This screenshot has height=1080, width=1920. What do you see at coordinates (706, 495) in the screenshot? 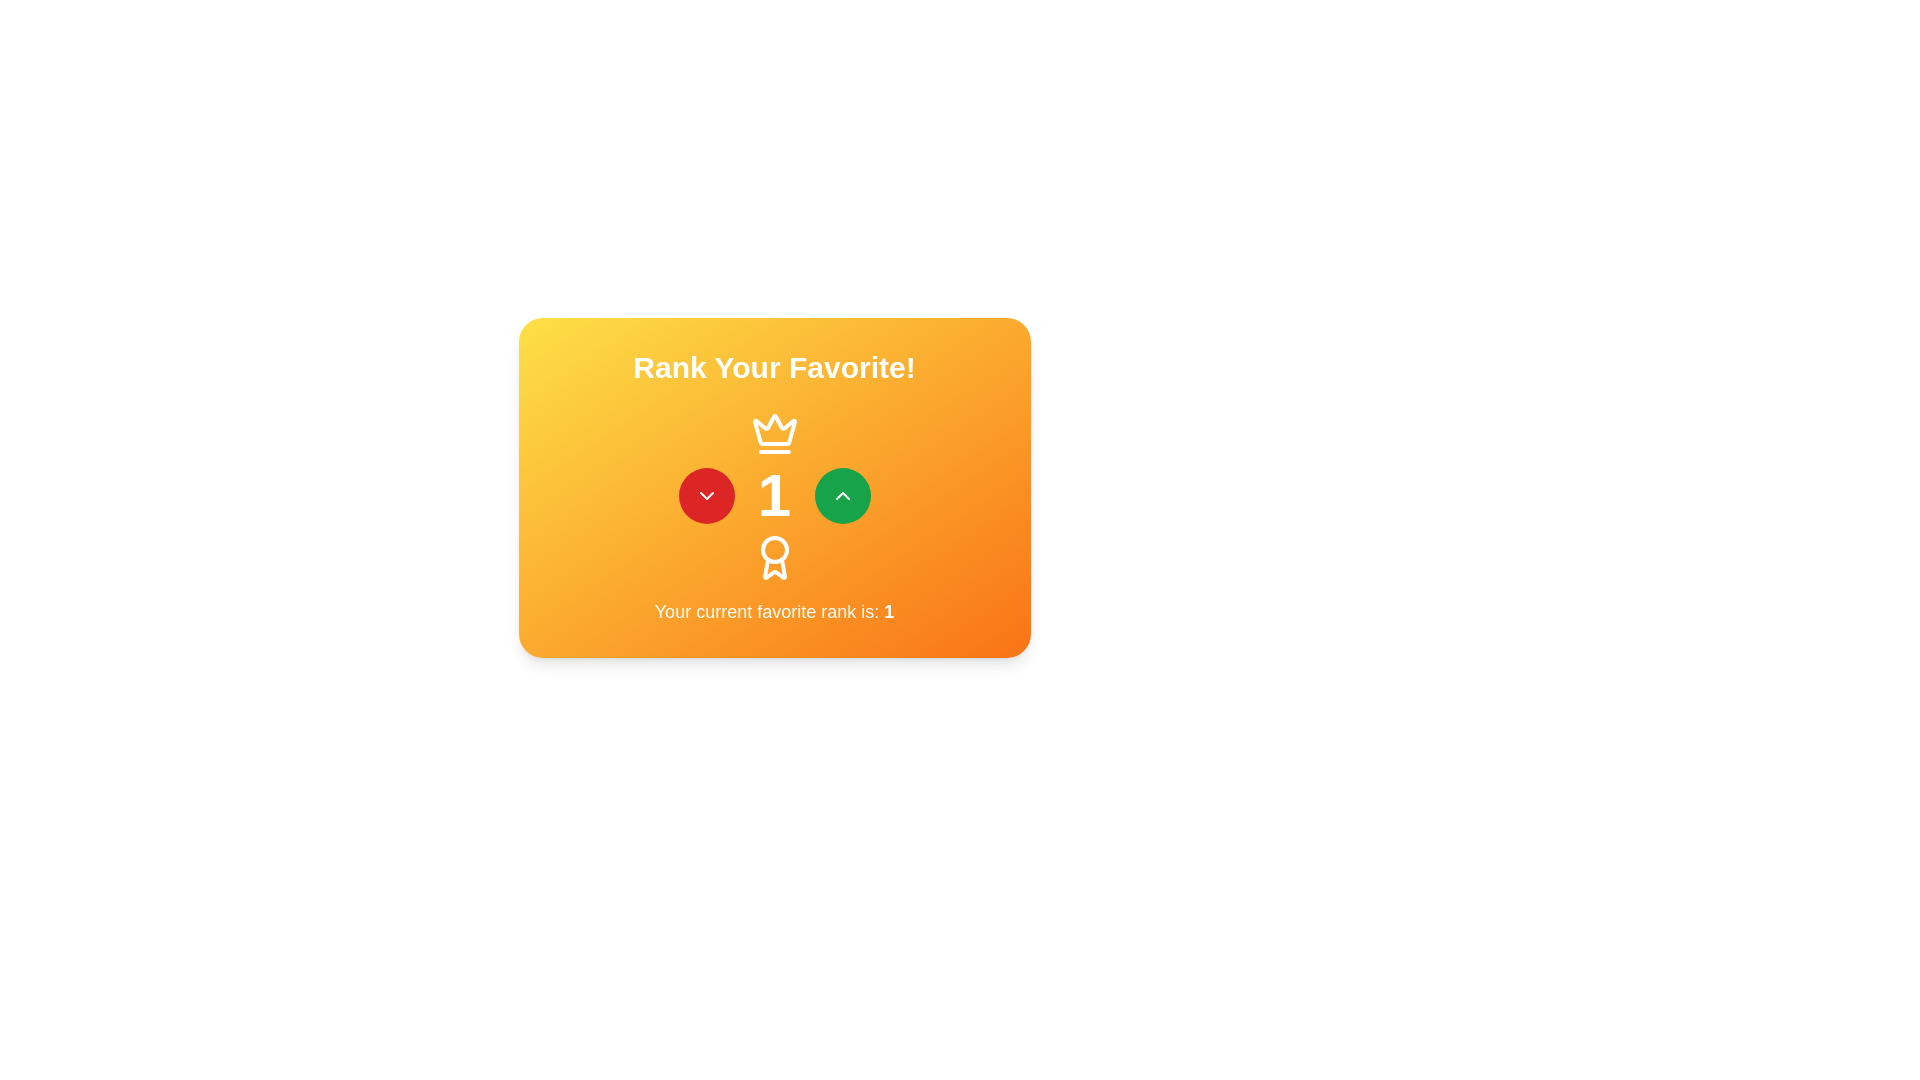
I see `the small downward-facing chevron icon with a red circular background` at bounding box center [706, 495].